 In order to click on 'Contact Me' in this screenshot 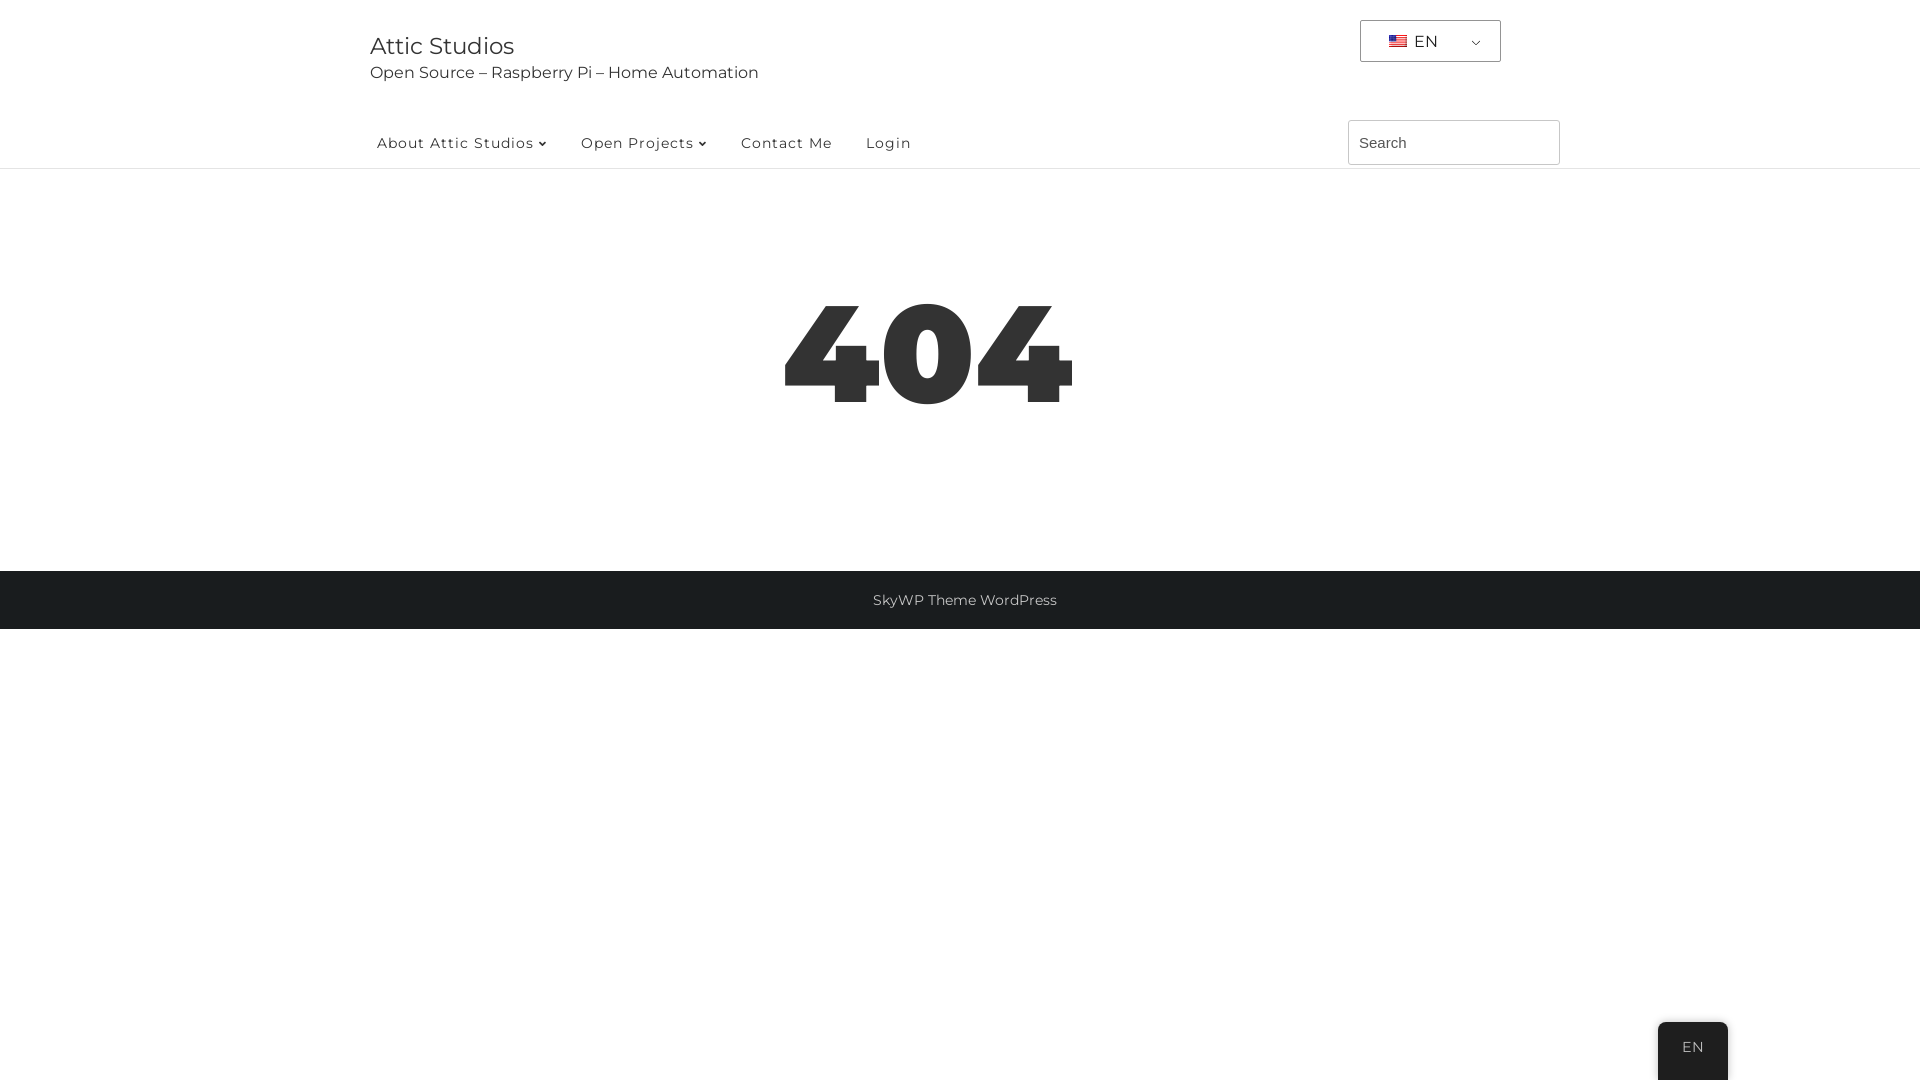, I will do `click(724, 141)`.